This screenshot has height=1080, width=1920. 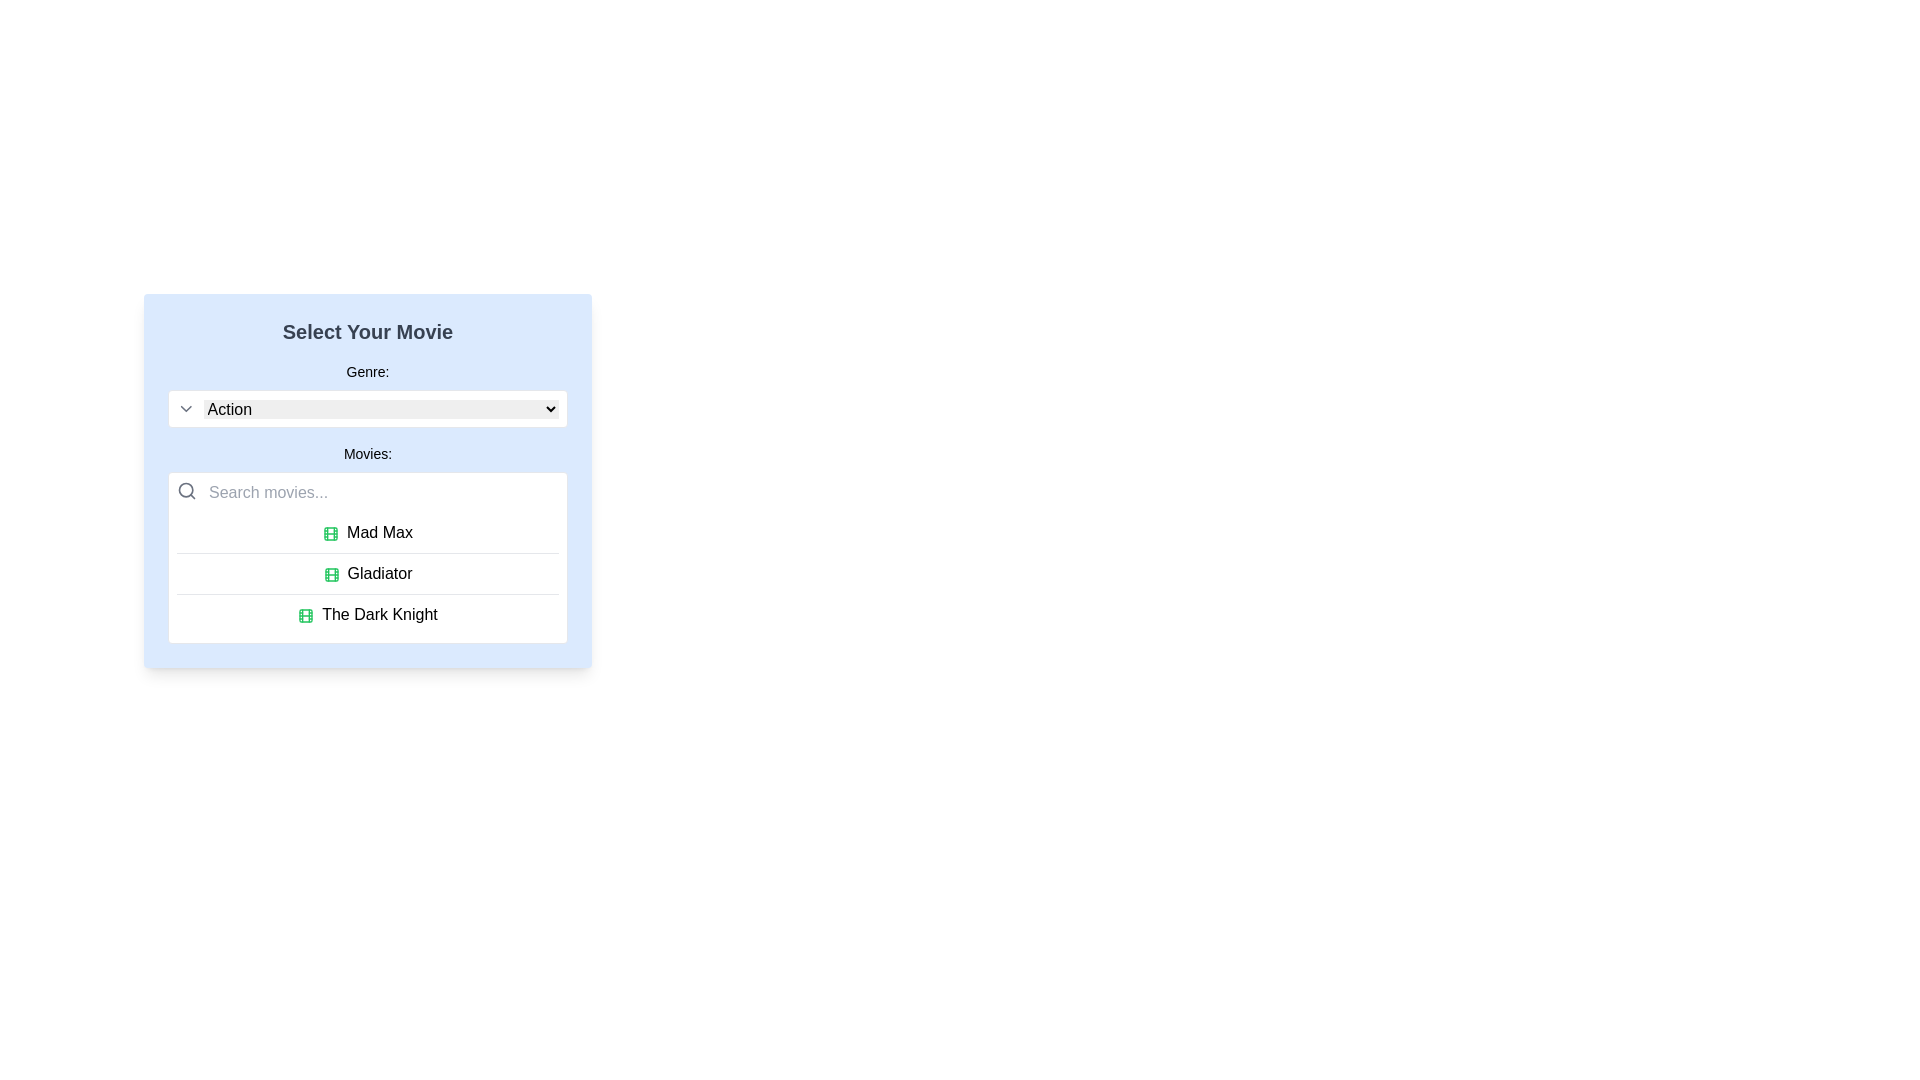 I want to click on the green film icon located to the left of the text 'Mad Max' in the first movie entry of the list under the 'Movies' section, so click(x=331, y=532).